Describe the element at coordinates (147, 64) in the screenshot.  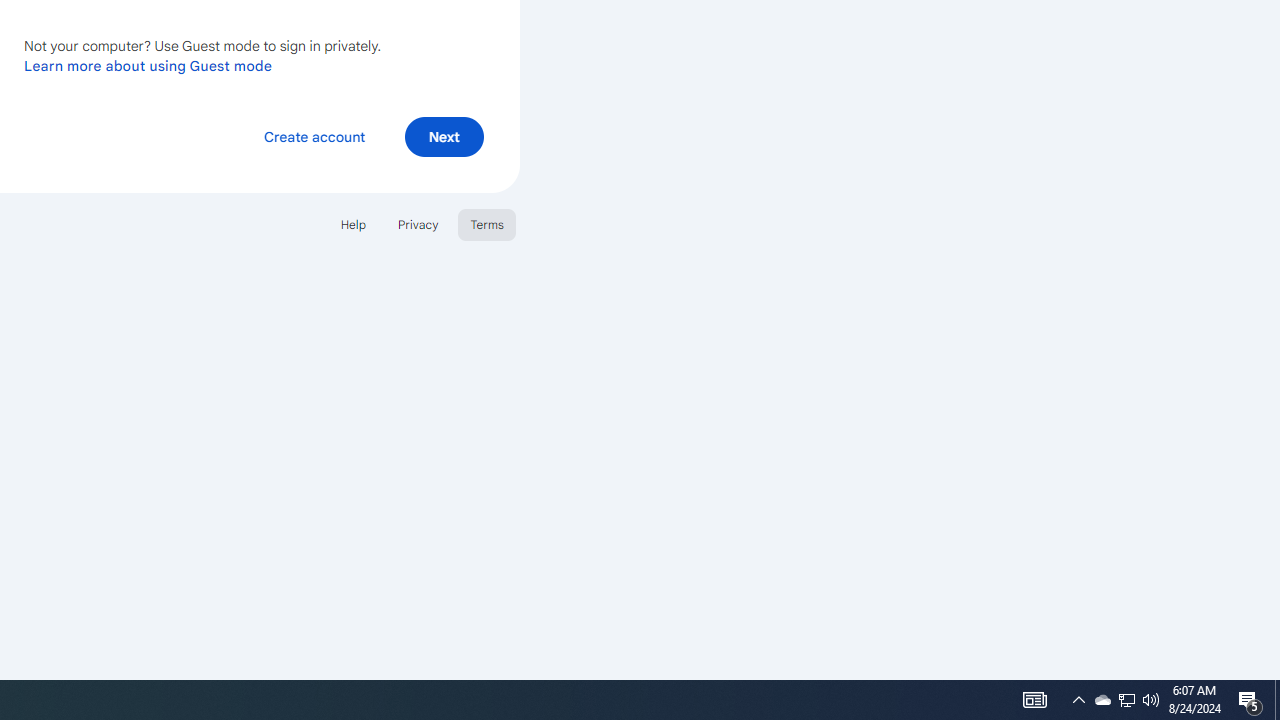
I see `'Learn more about using Guest mode'` at that location.